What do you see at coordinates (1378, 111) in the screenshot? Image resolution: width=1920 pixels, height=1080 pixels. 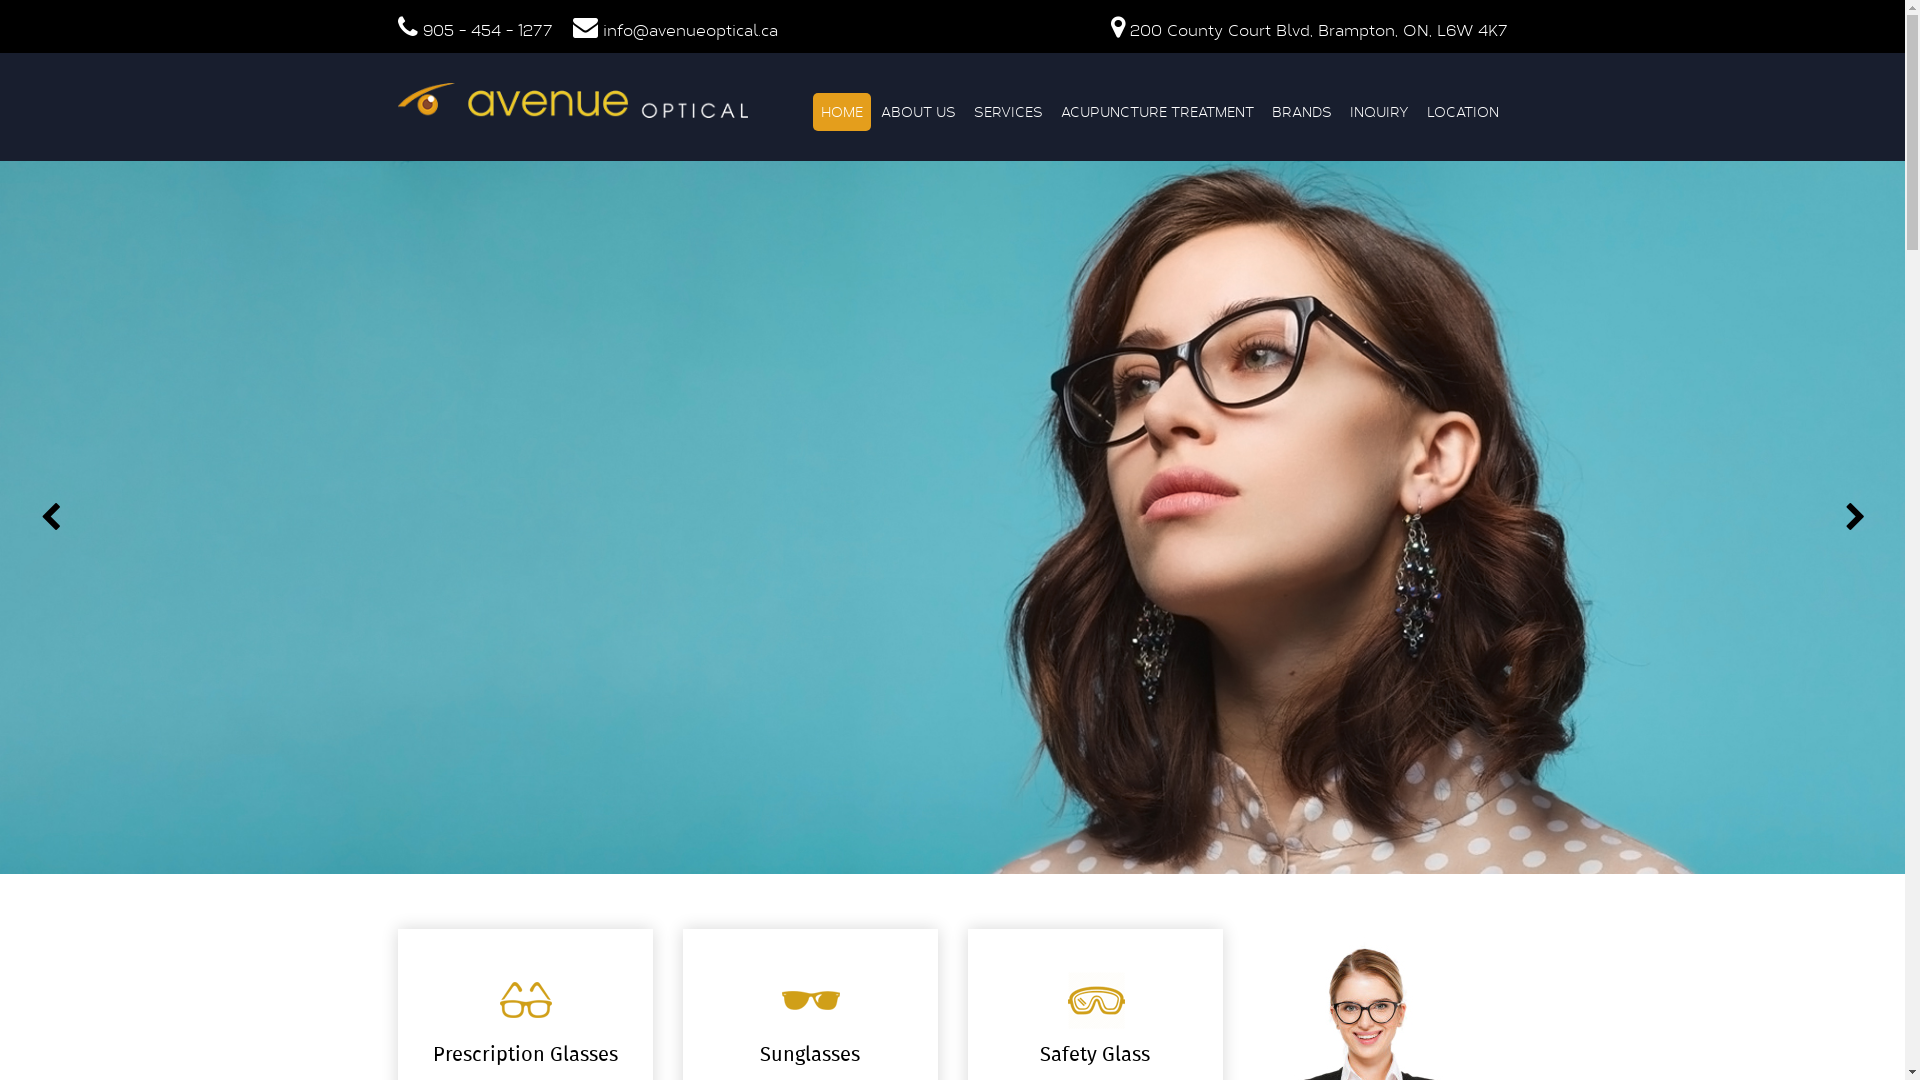 I see `'INQUIRY'` at bounding box center [1378, 111].